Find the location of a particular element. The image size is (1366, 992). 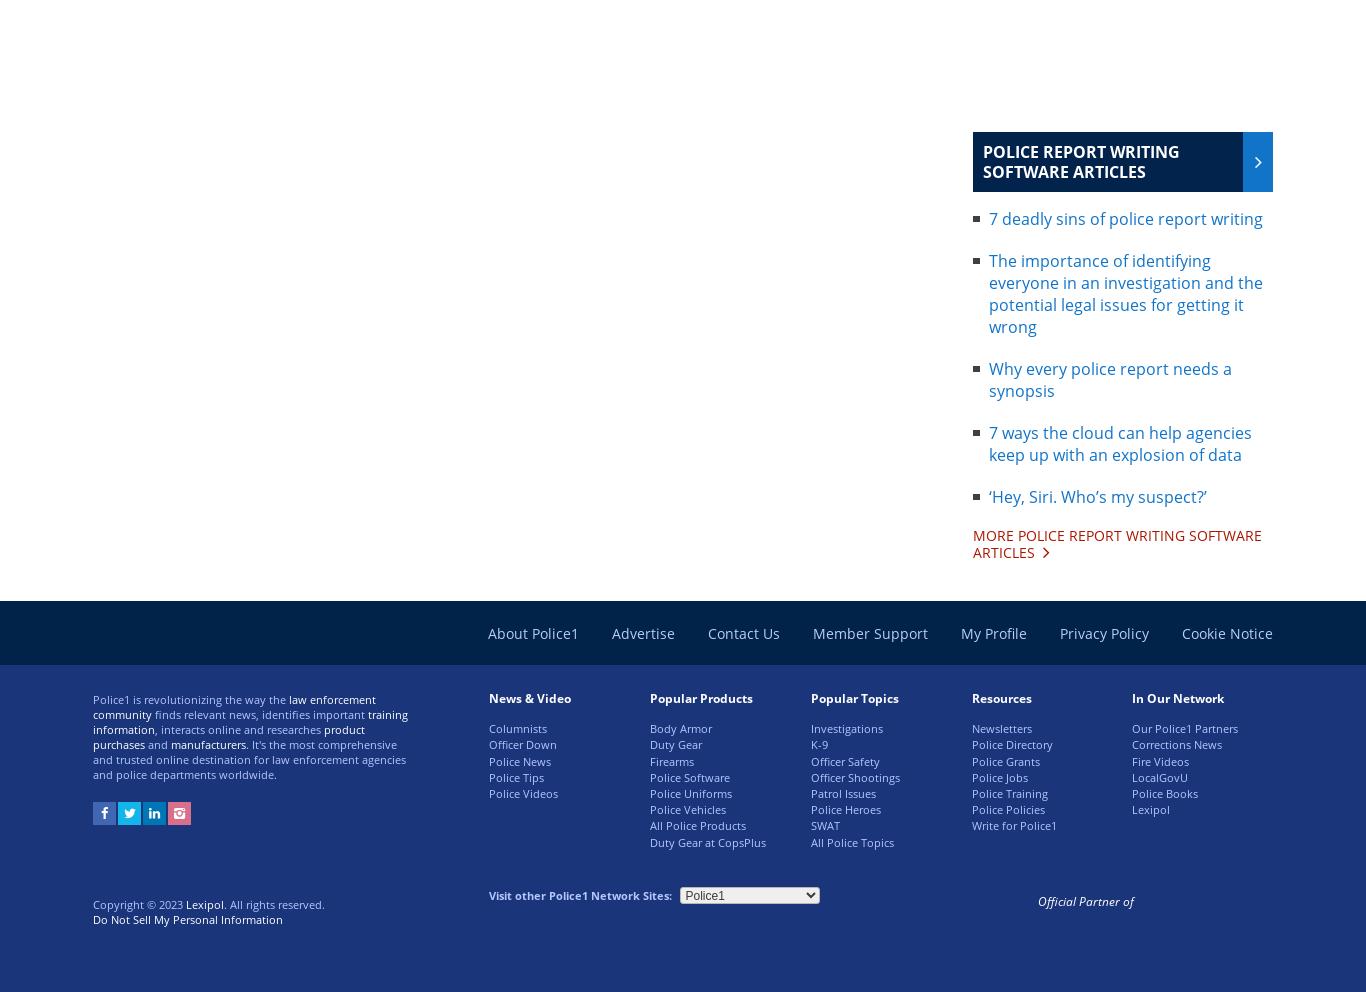

'Visit other Police1 Network Sites:' is located at coordinates (579, 894).